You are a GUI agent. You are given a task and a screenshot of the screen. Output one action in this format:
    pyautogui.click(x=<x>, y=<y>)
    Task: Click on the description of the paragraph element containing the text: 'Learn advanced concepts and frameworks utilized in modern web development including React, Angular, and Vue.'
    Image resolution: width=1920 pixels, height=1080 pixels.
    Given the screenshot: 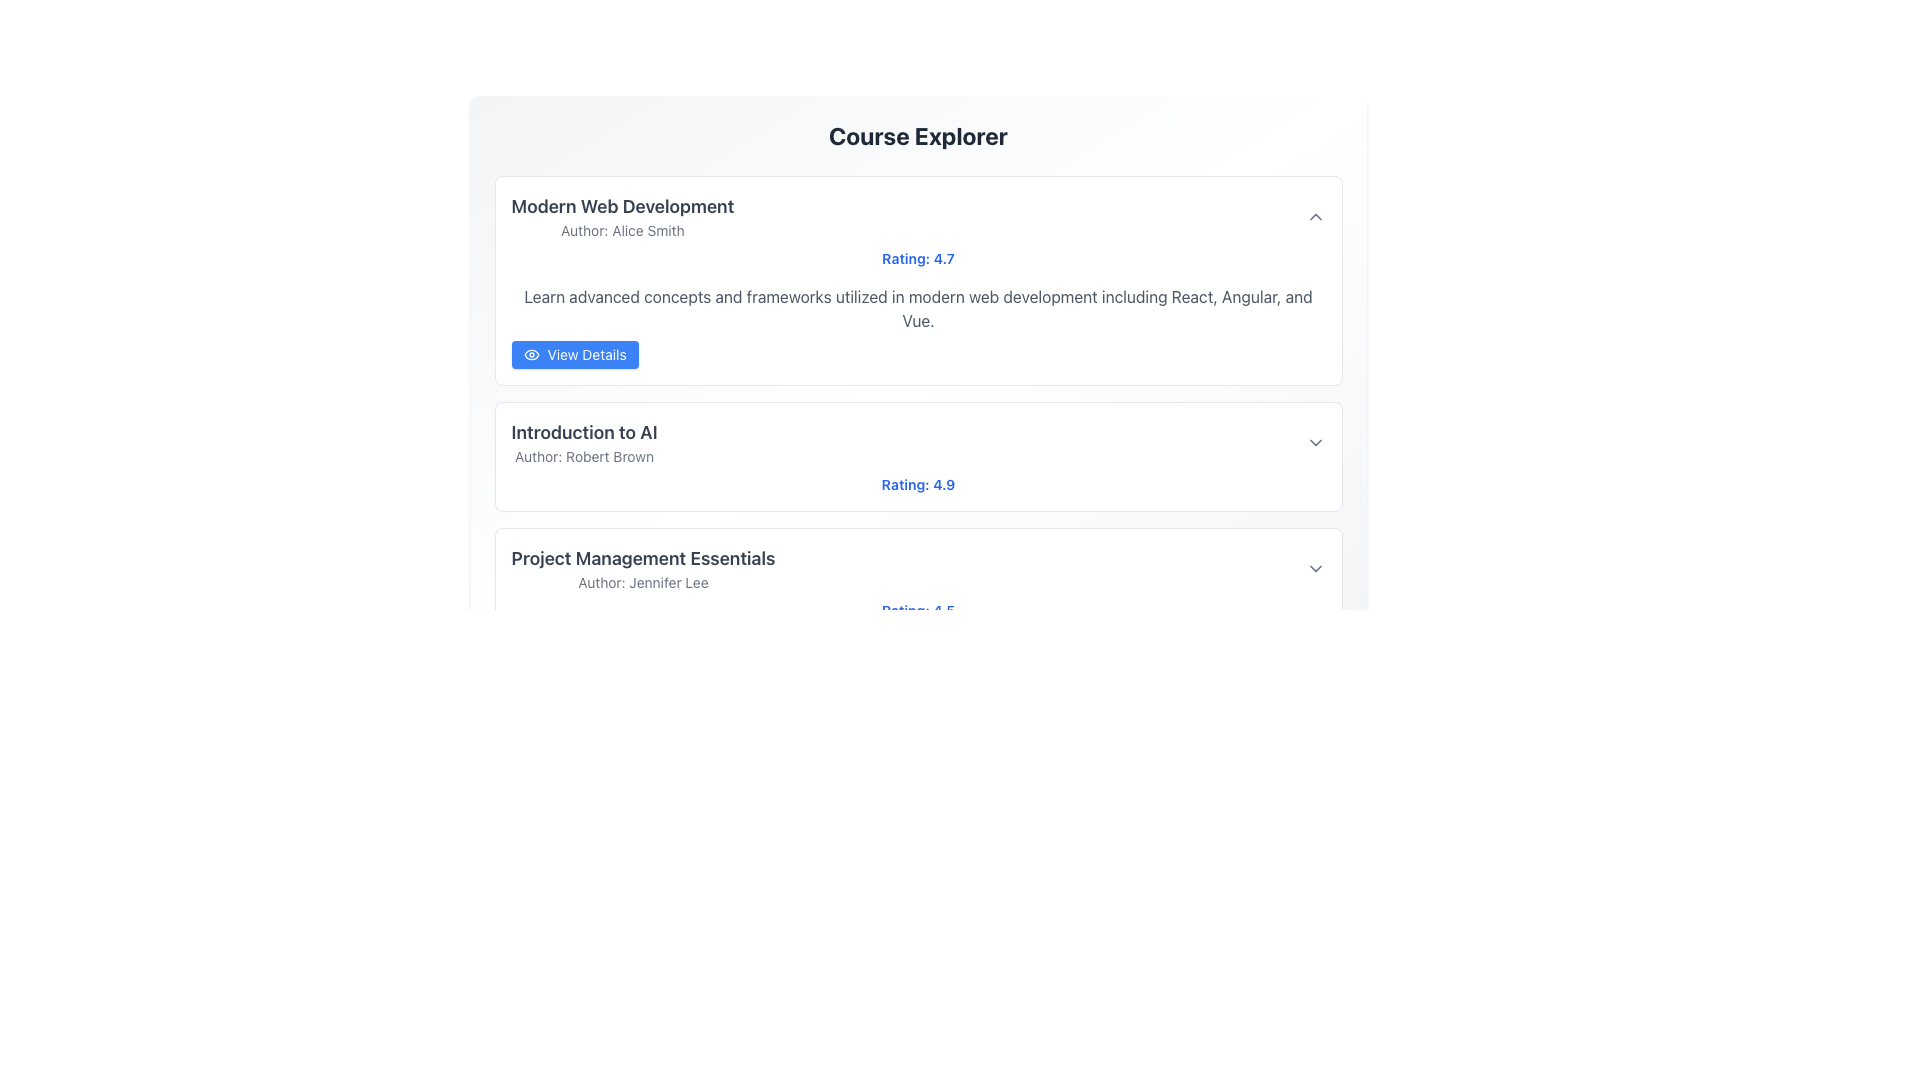 What is the action you would take?
    pyautogui.click(x=917, y=308)
    